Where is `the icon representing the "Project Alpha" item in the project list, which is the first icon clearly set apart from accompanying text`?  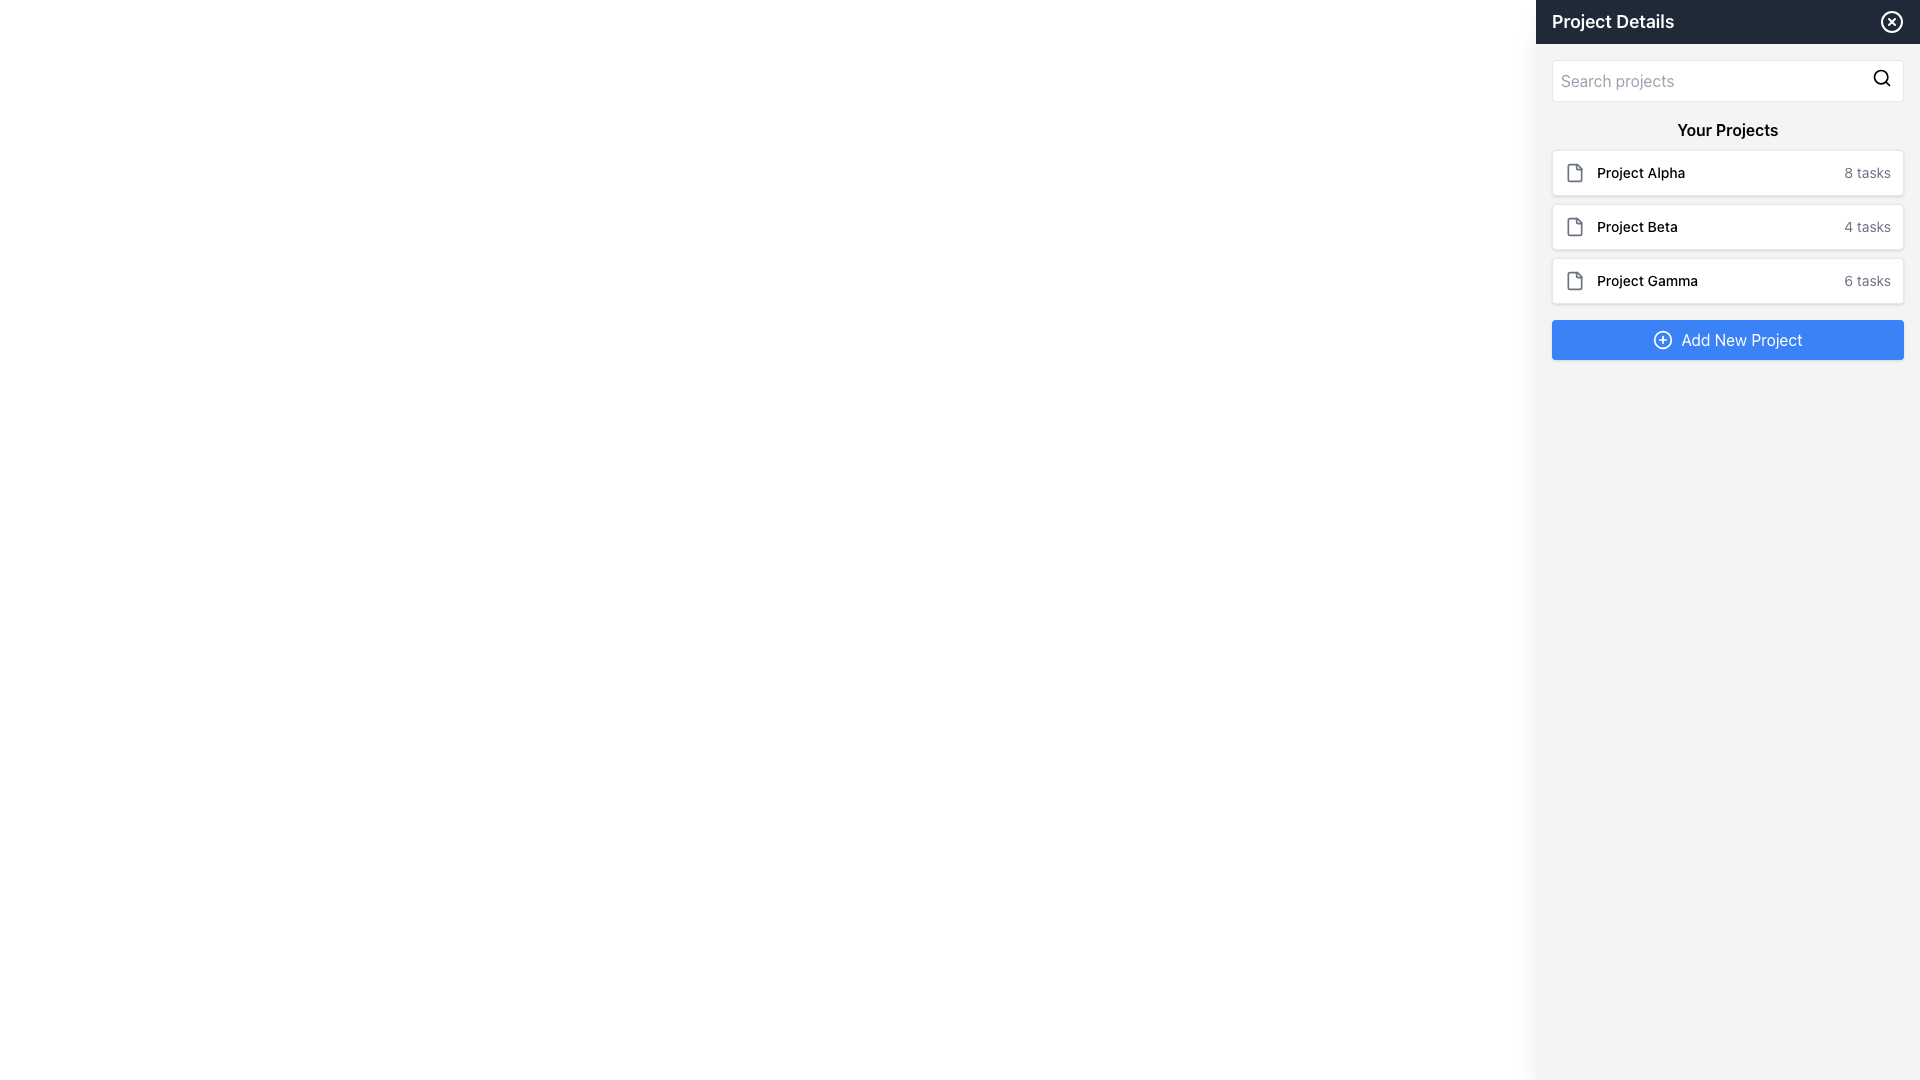 the icon representing the "Project Alpha" item in the project list, which is the first icon clearly set apart from accompanying text is located at coordinates (1573, 172).